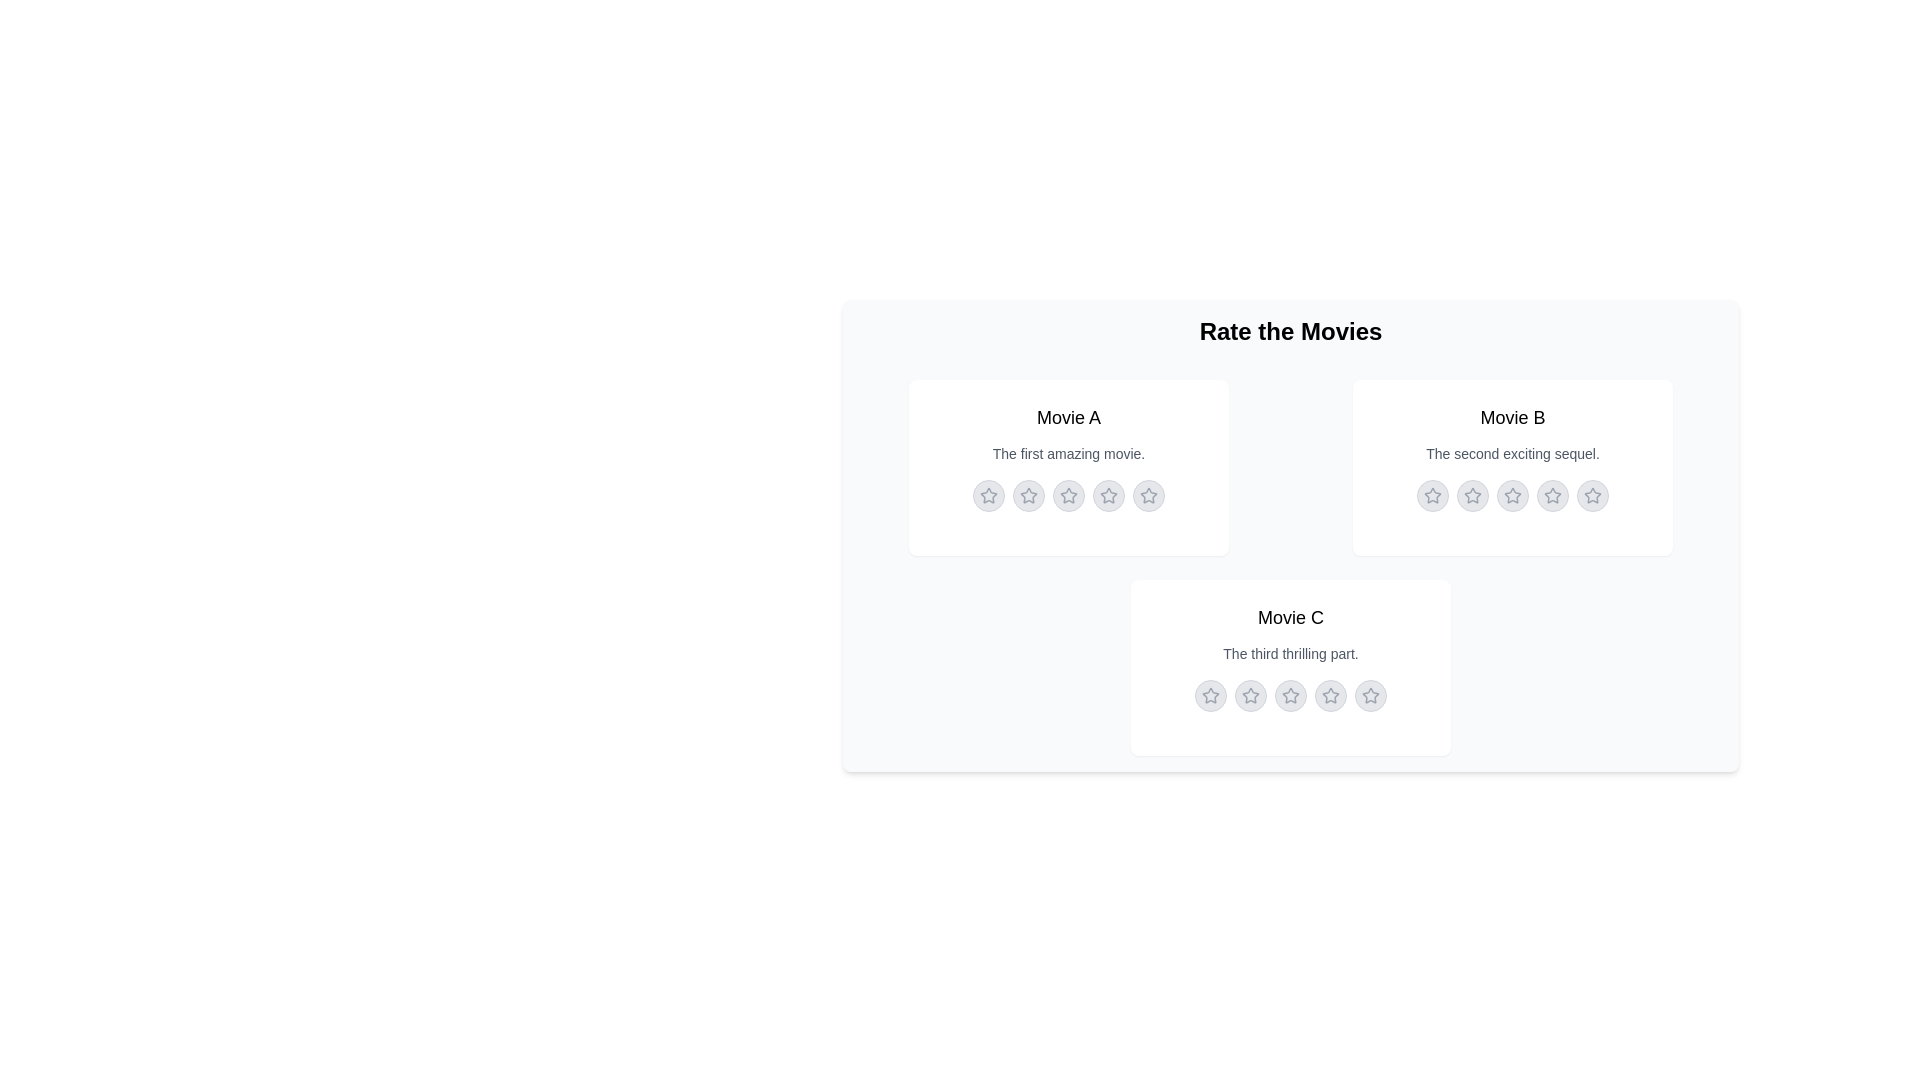 Image resolution: width=1920 pixels, height=1080 pixels. What do you see at coordinates (1290, 693) in the screenshot?
I see `the fourth star icon in the rating section for 'Movie C'` at bounding box center [1290, 693].